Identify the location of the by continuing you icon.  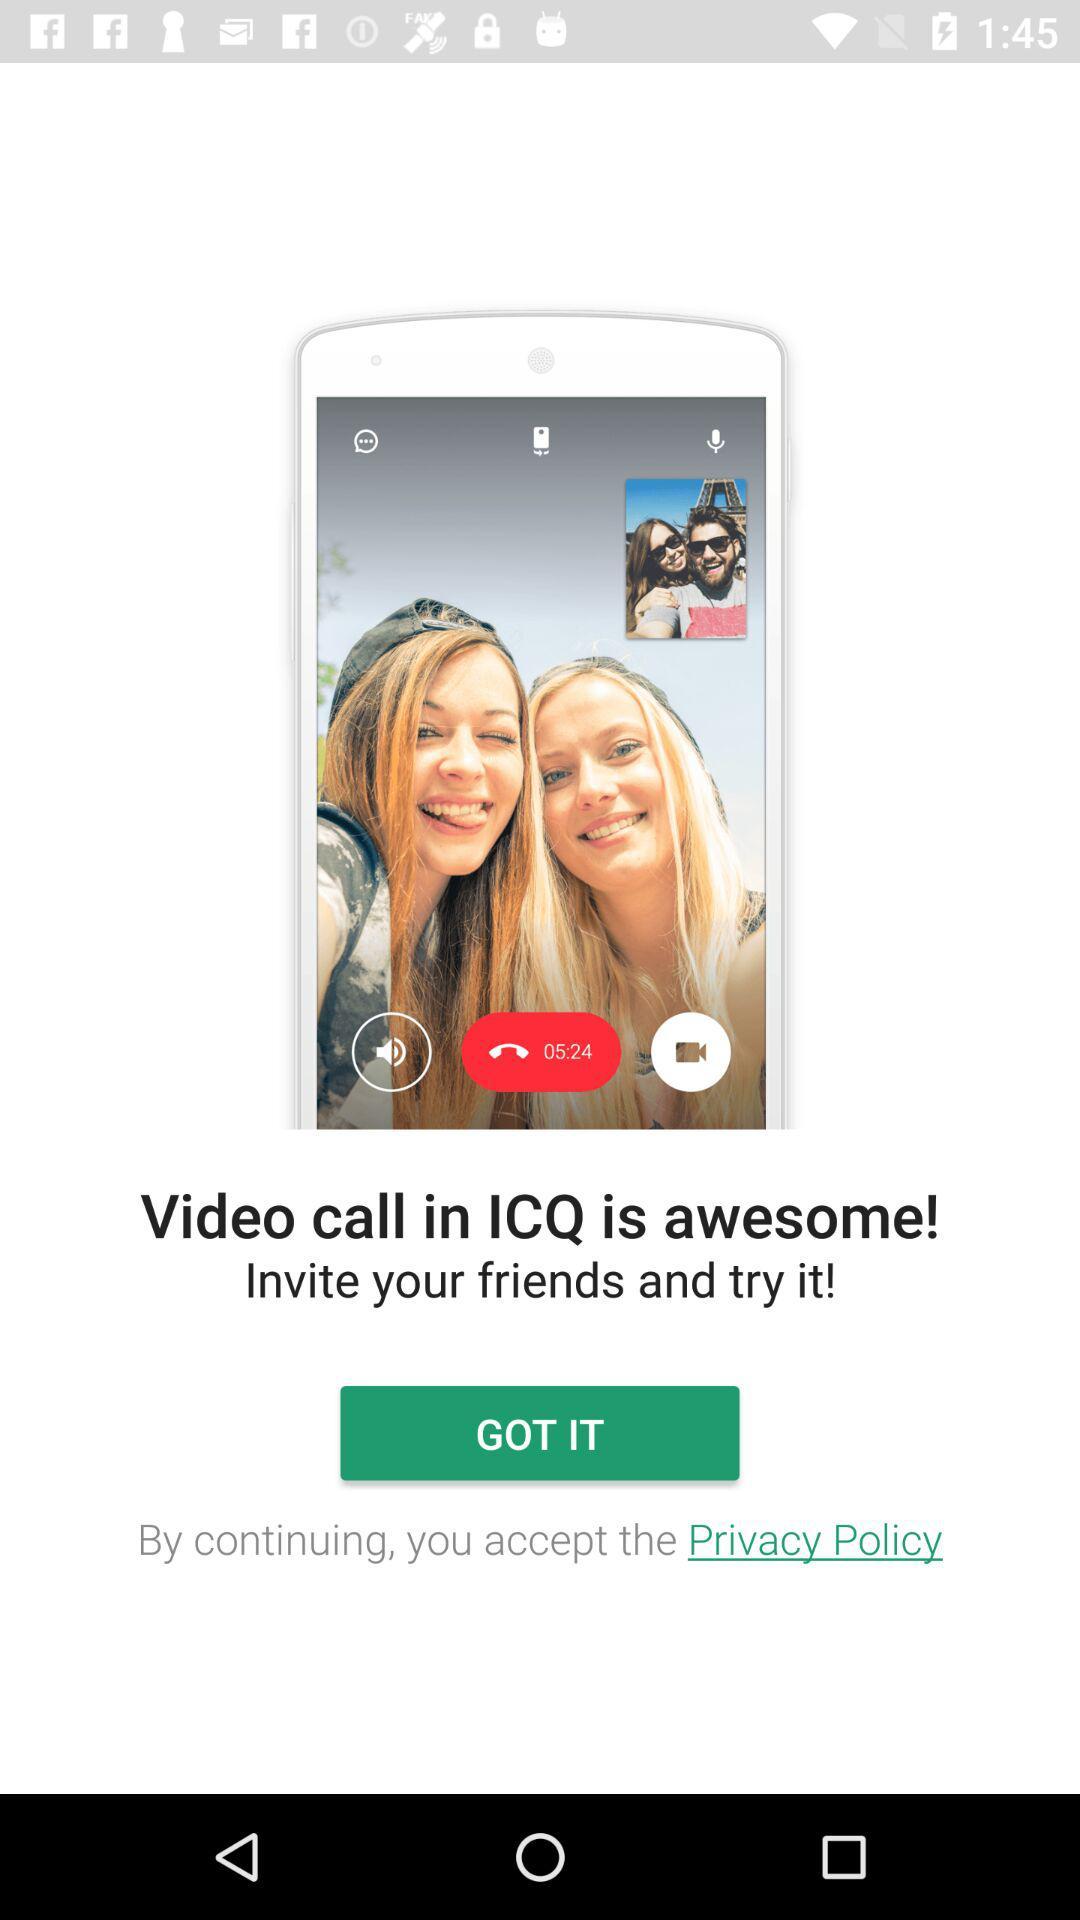
(540, 1537).